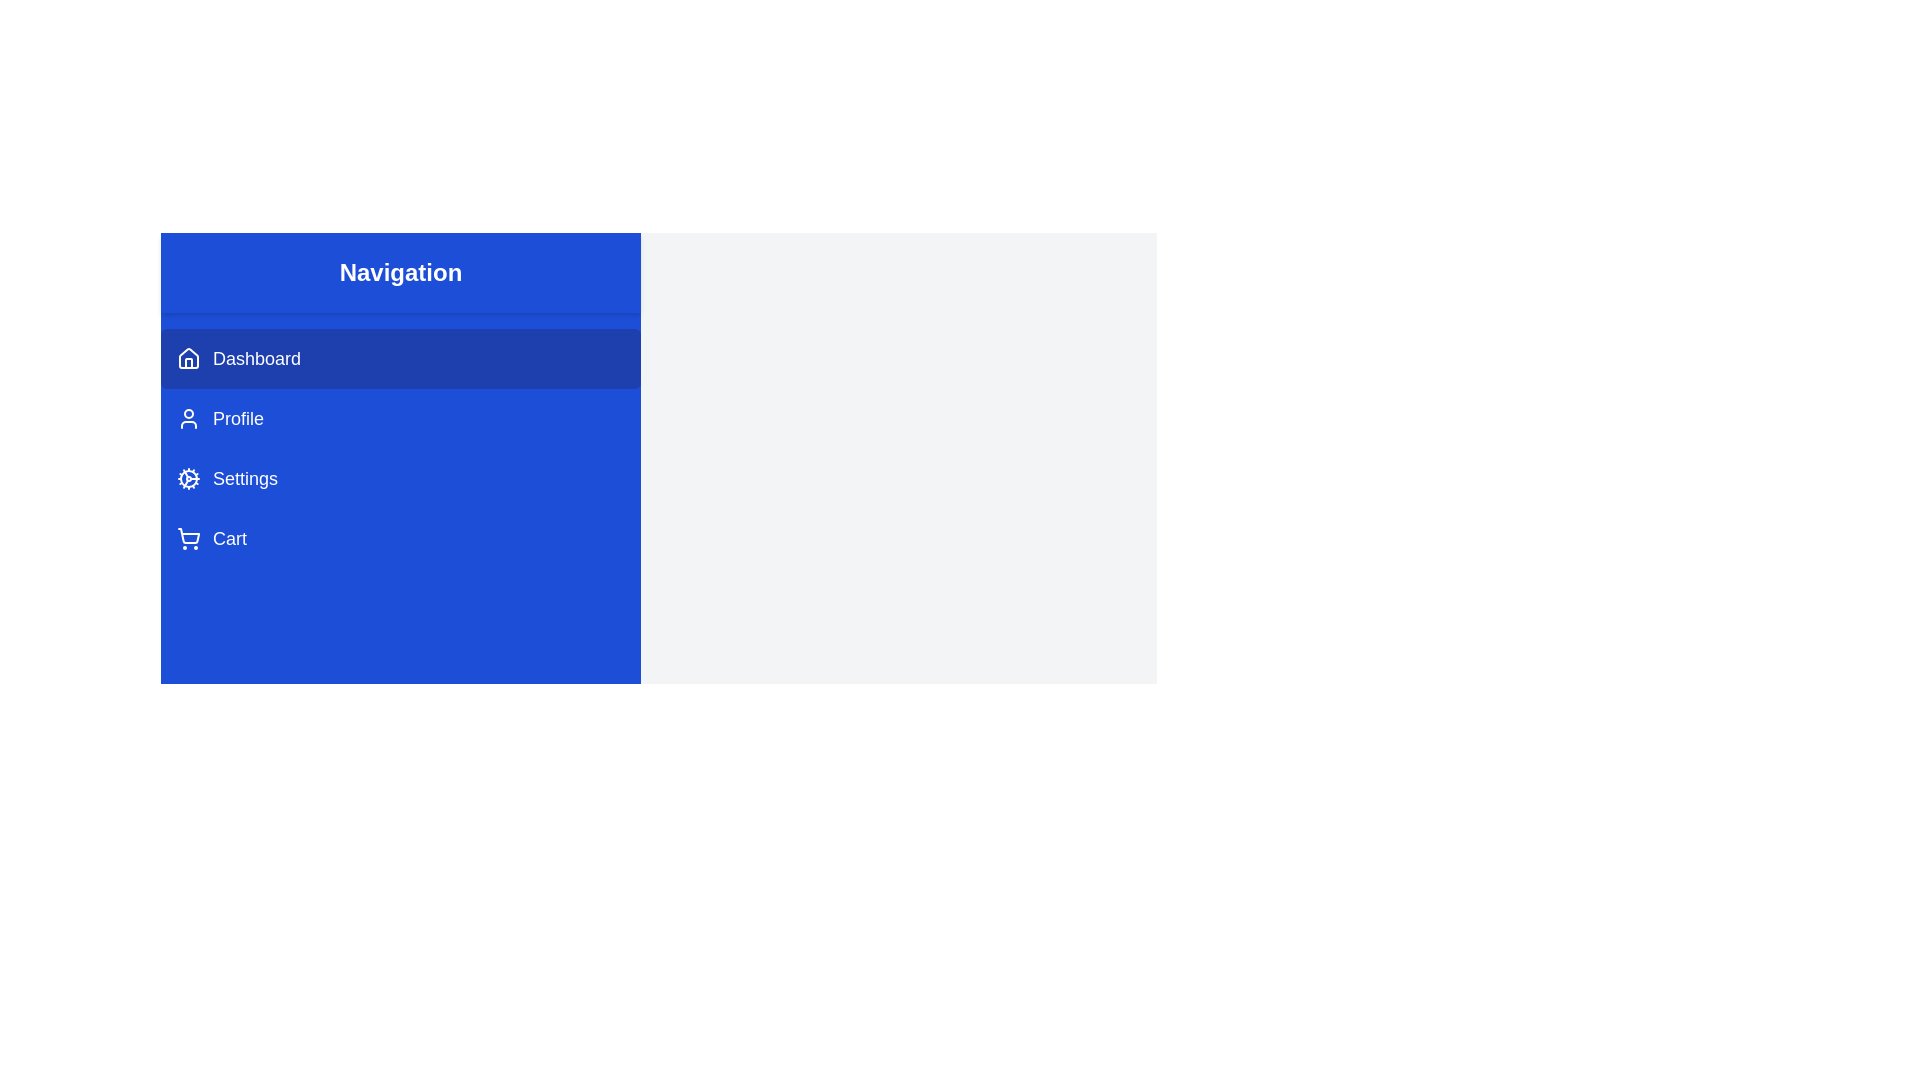 The height and width of the screenshot is (1080, 1920). What do you see at coordinates (188, 357) in the screenshot?
I see `the 'Dashboard' button which contains the house icon on the left side of its text label` at bounding box center [188, 357].